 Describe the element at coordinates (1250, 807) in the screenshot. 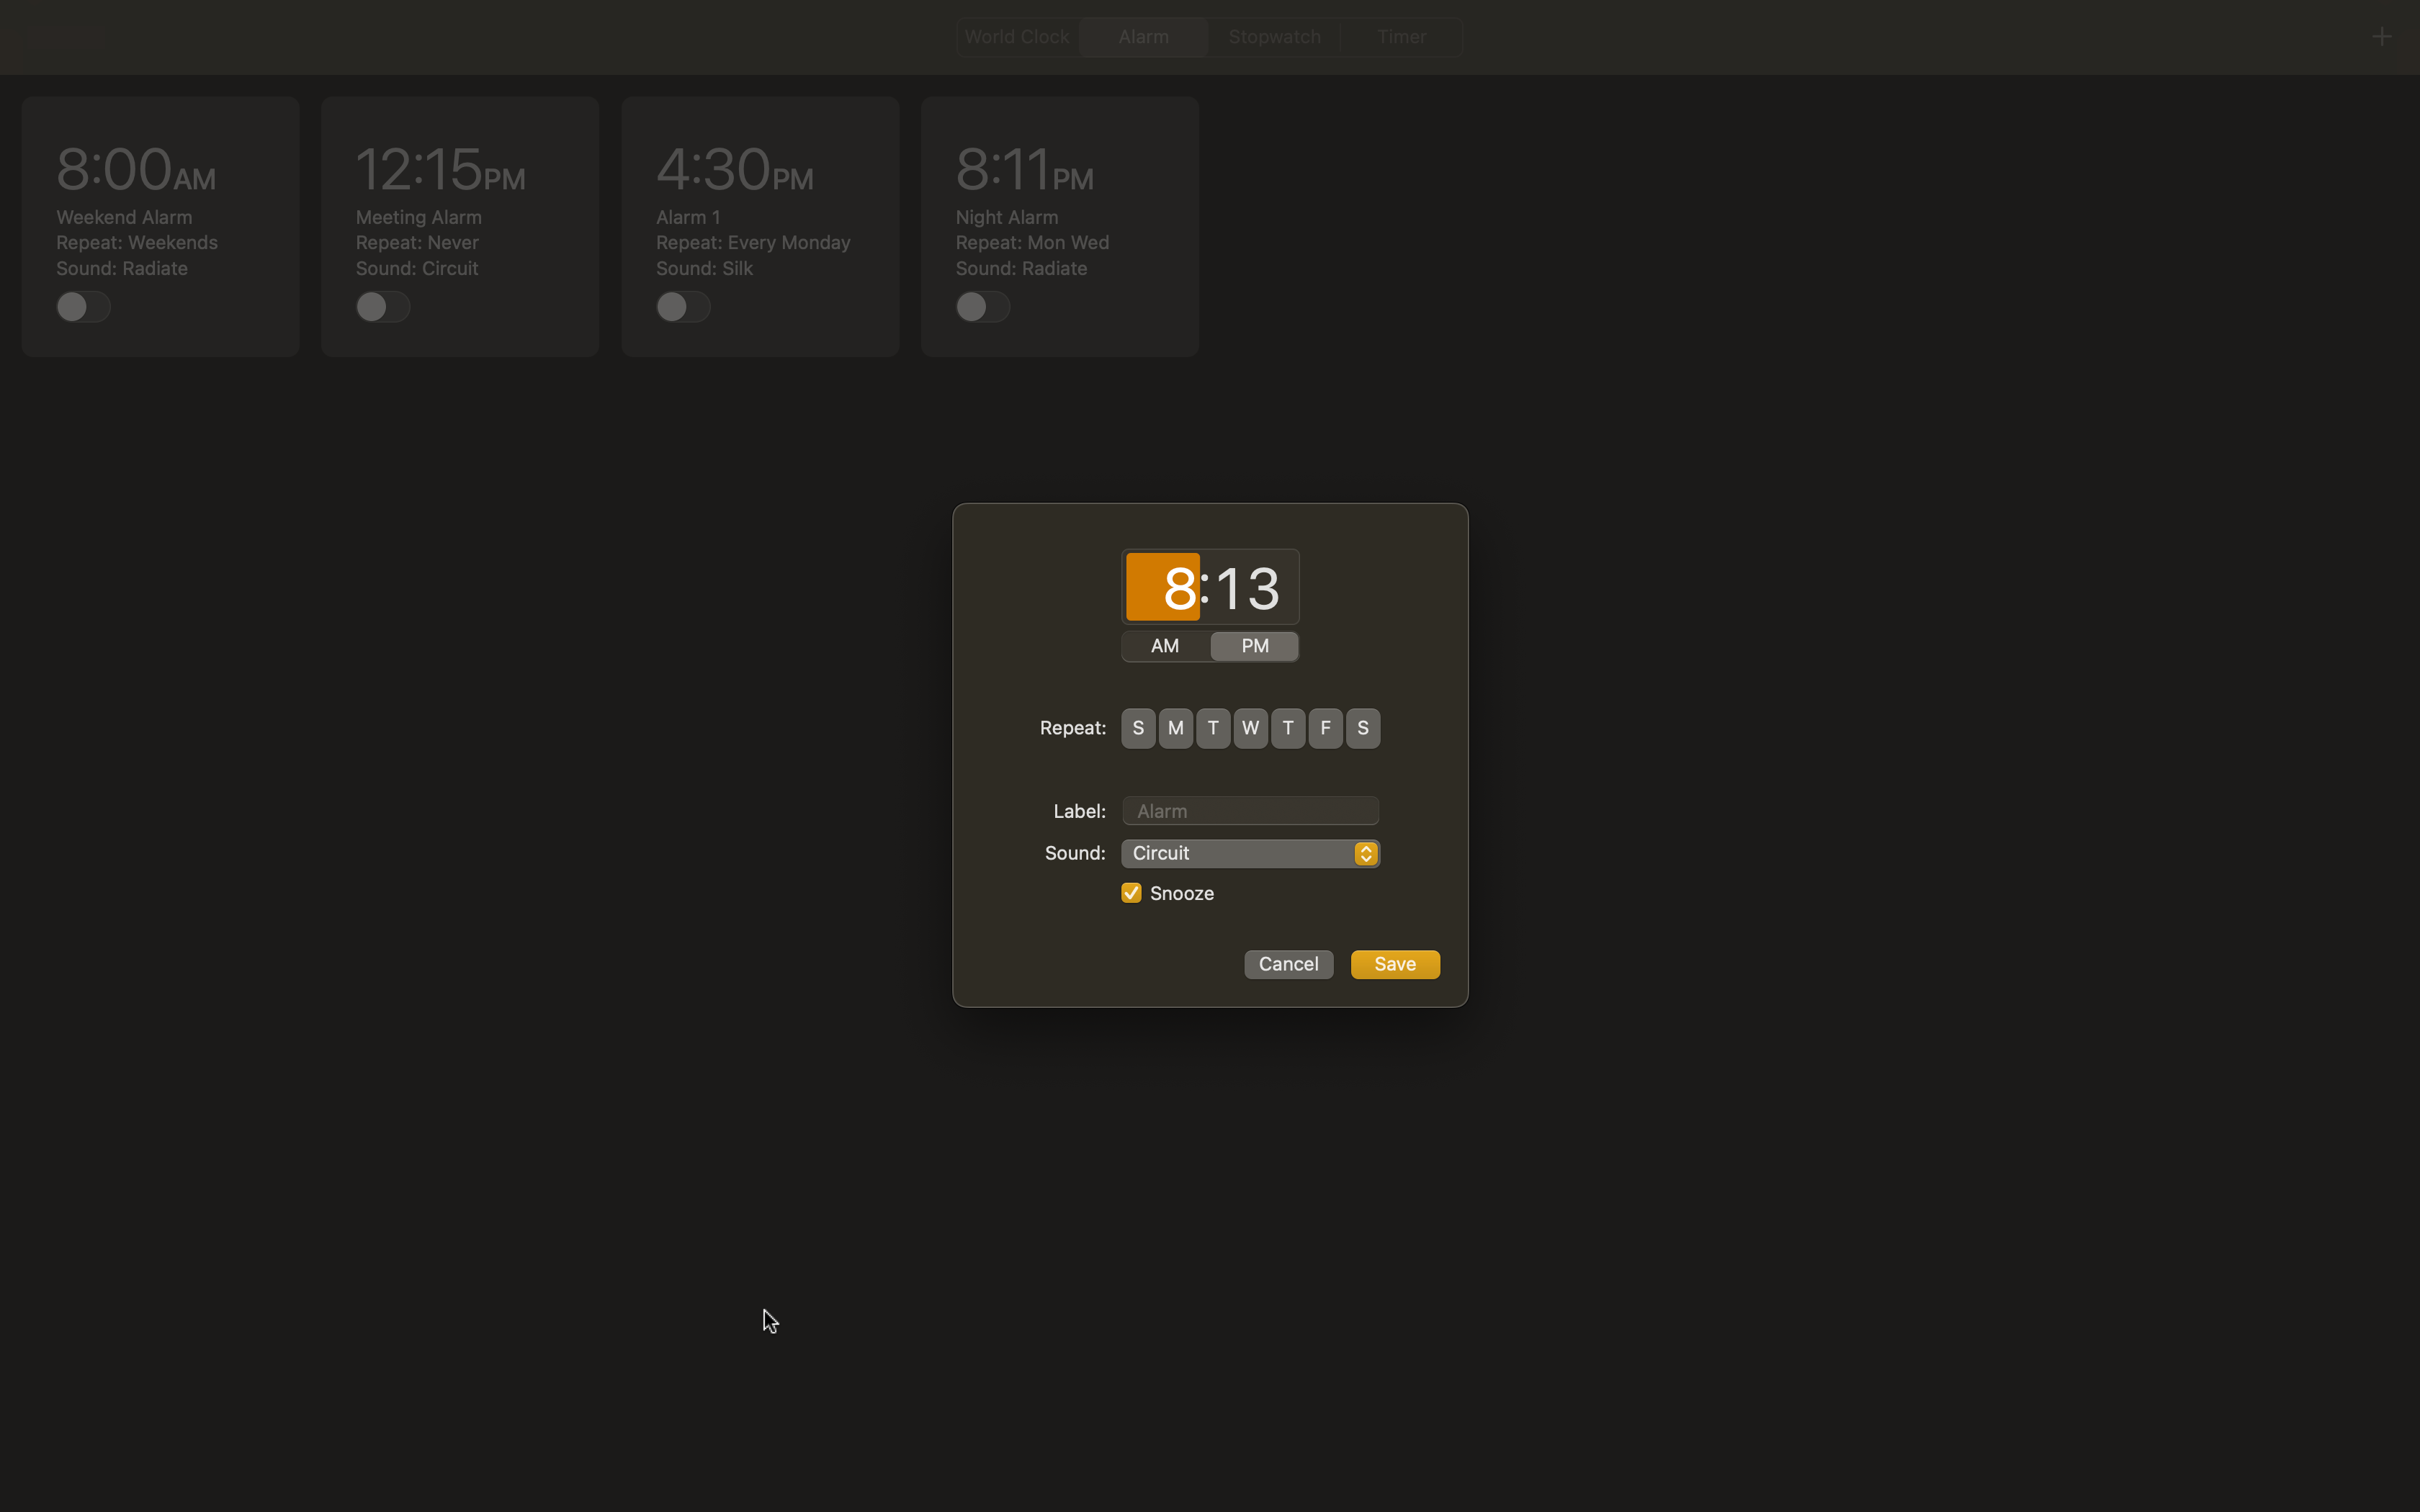

I see `alarm name as "Morning Jog` at that location.